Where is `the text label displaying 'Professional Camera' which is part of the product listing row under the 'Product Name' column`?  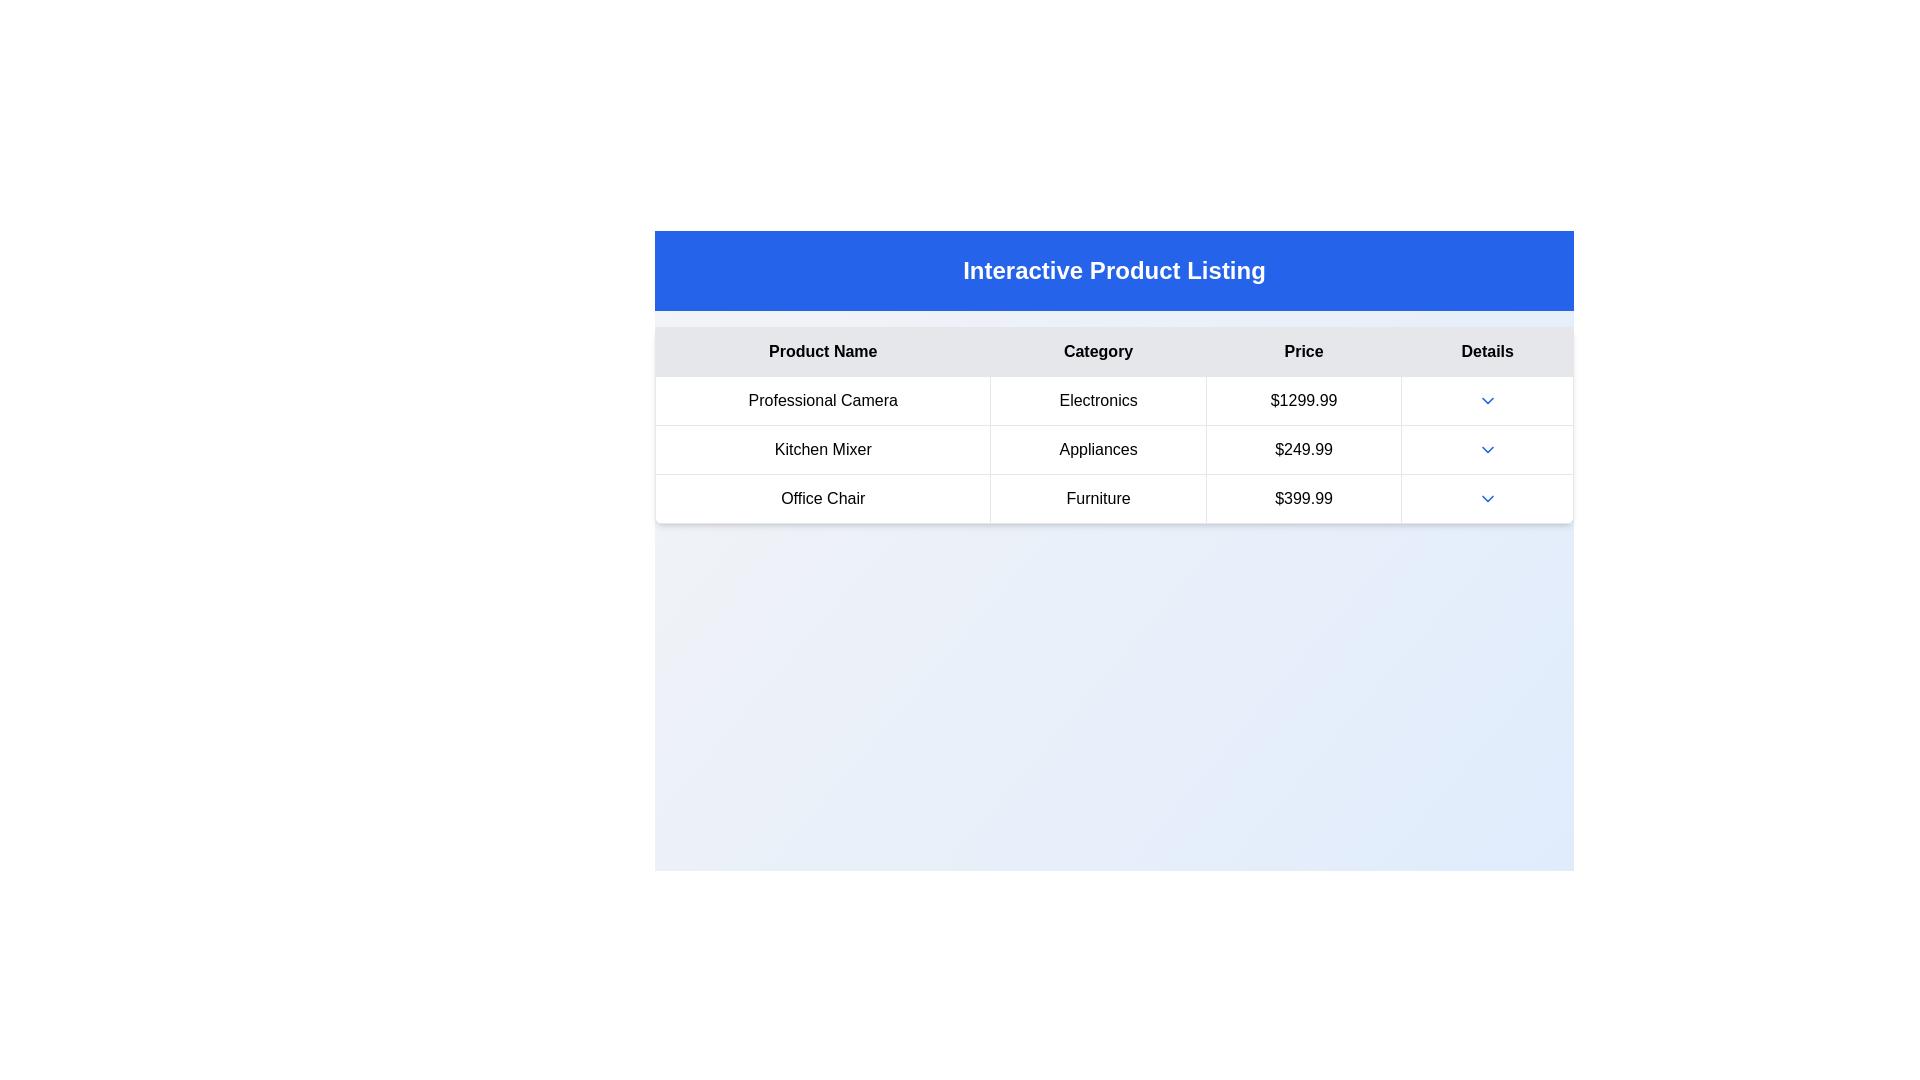 the text label displaying 'Professional Camera' which is part of the product listing row under the 'Product Name' column is located at coordinates (823, 401).